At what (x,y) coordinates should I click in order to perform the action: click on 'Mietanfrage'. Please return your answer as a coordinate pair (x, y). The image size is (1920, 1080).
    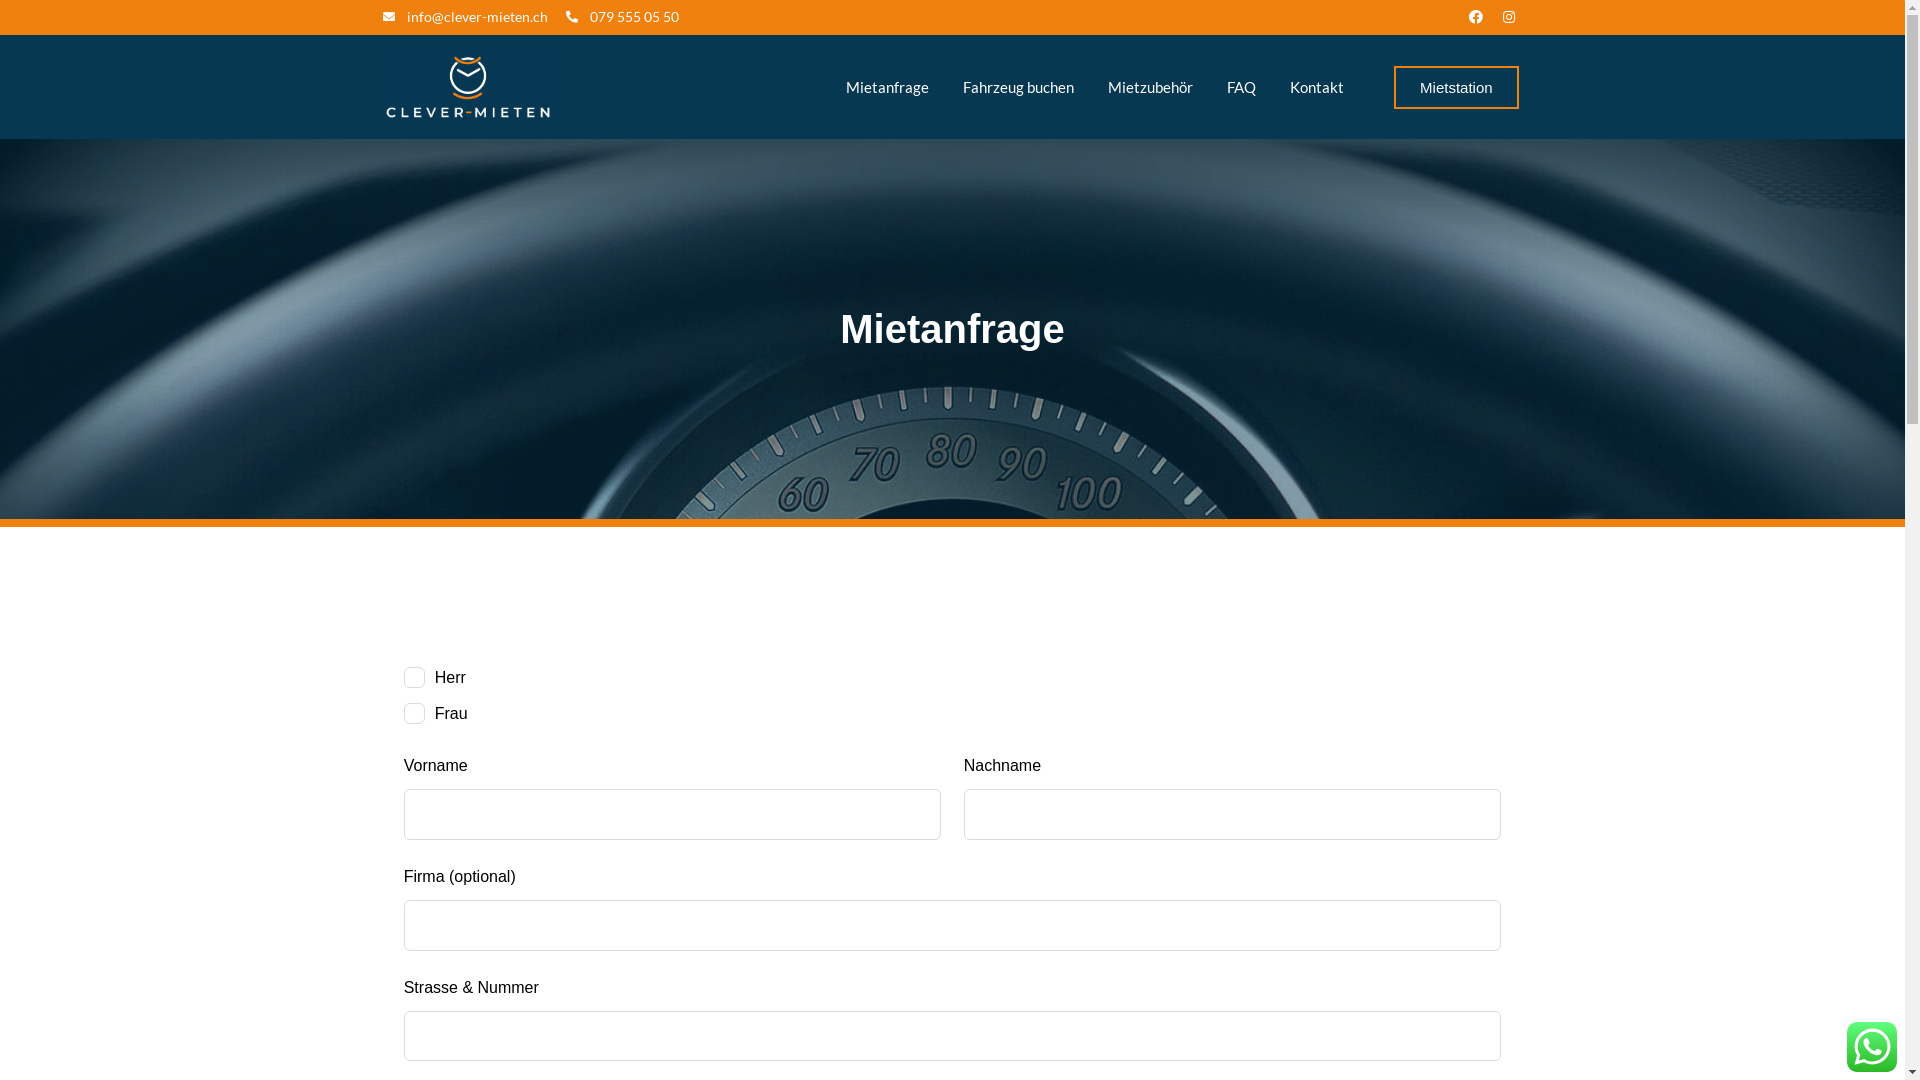
    Looking at the image, I should click on (886, 86).